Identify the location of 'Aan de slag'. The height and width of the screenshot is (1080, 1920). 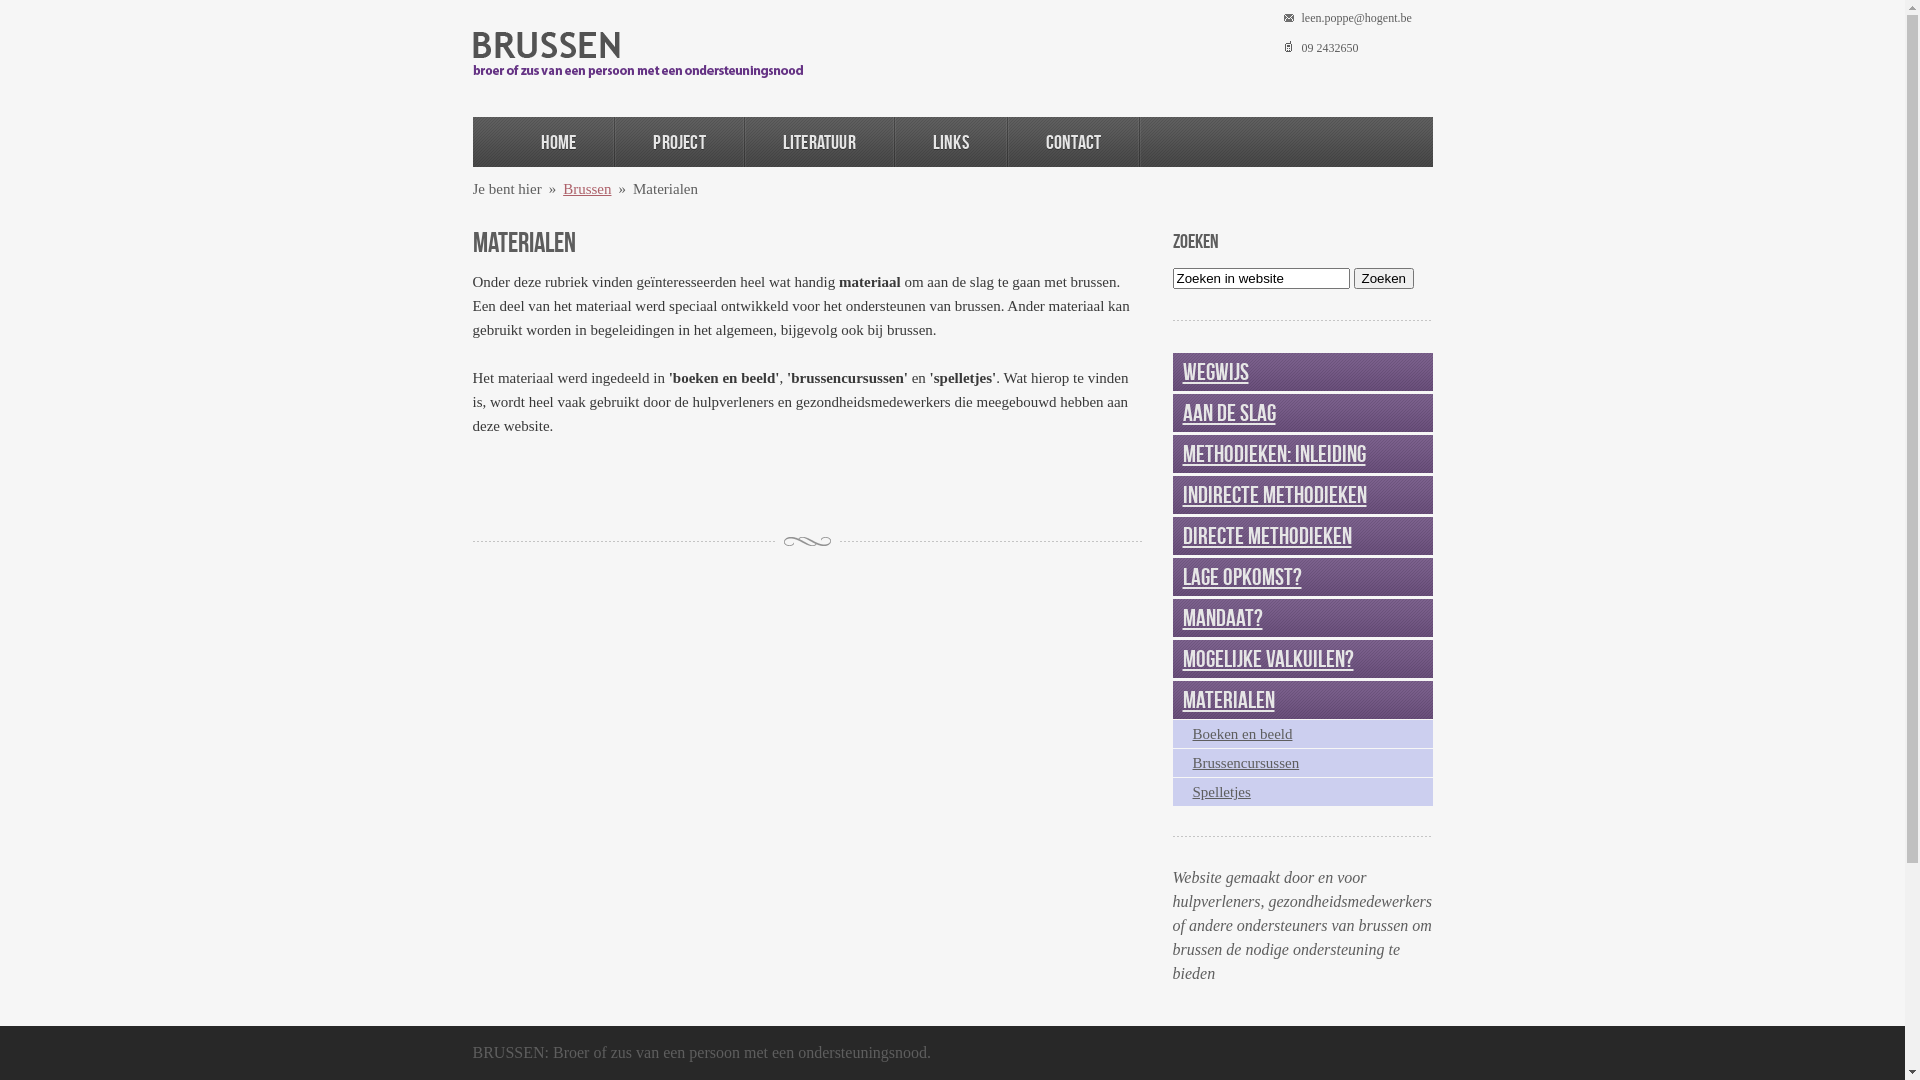
(1227, 411).